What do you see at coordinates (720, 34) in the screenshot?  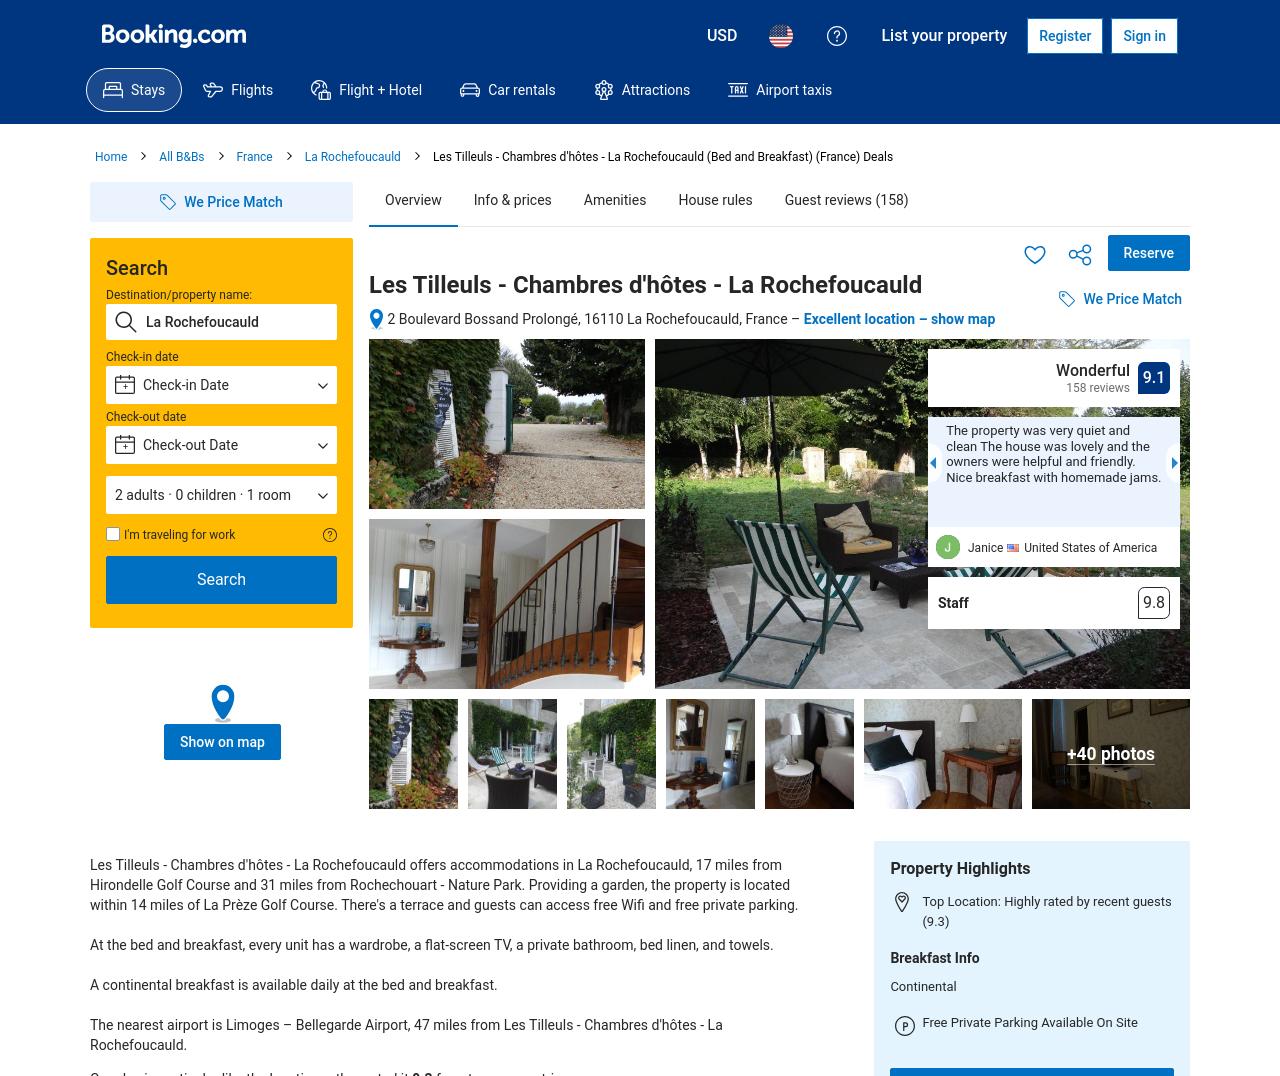 I see `'USD'` at bounding box center [720, 34].